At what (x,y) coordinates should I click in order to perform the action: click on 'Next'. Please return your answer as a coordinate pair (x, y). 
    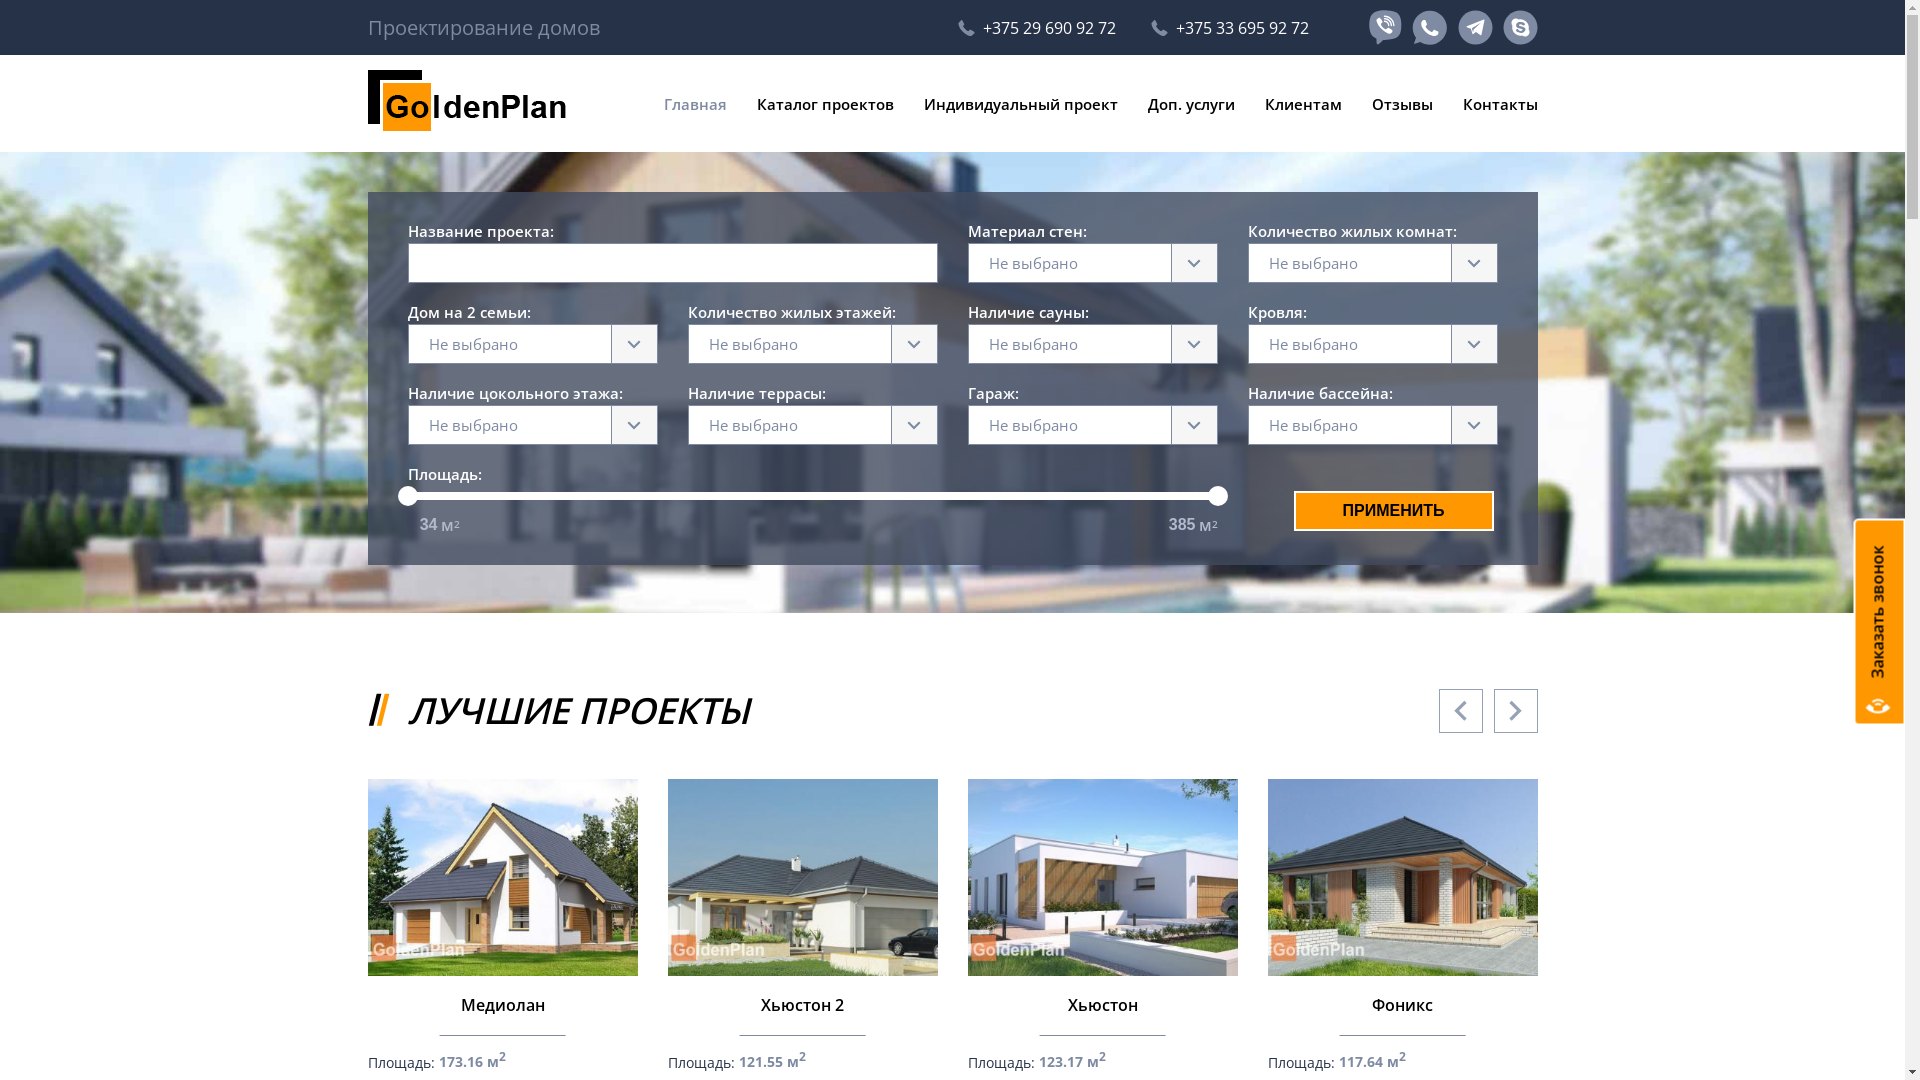
    Looking at the image, I should click on (1493, 708).